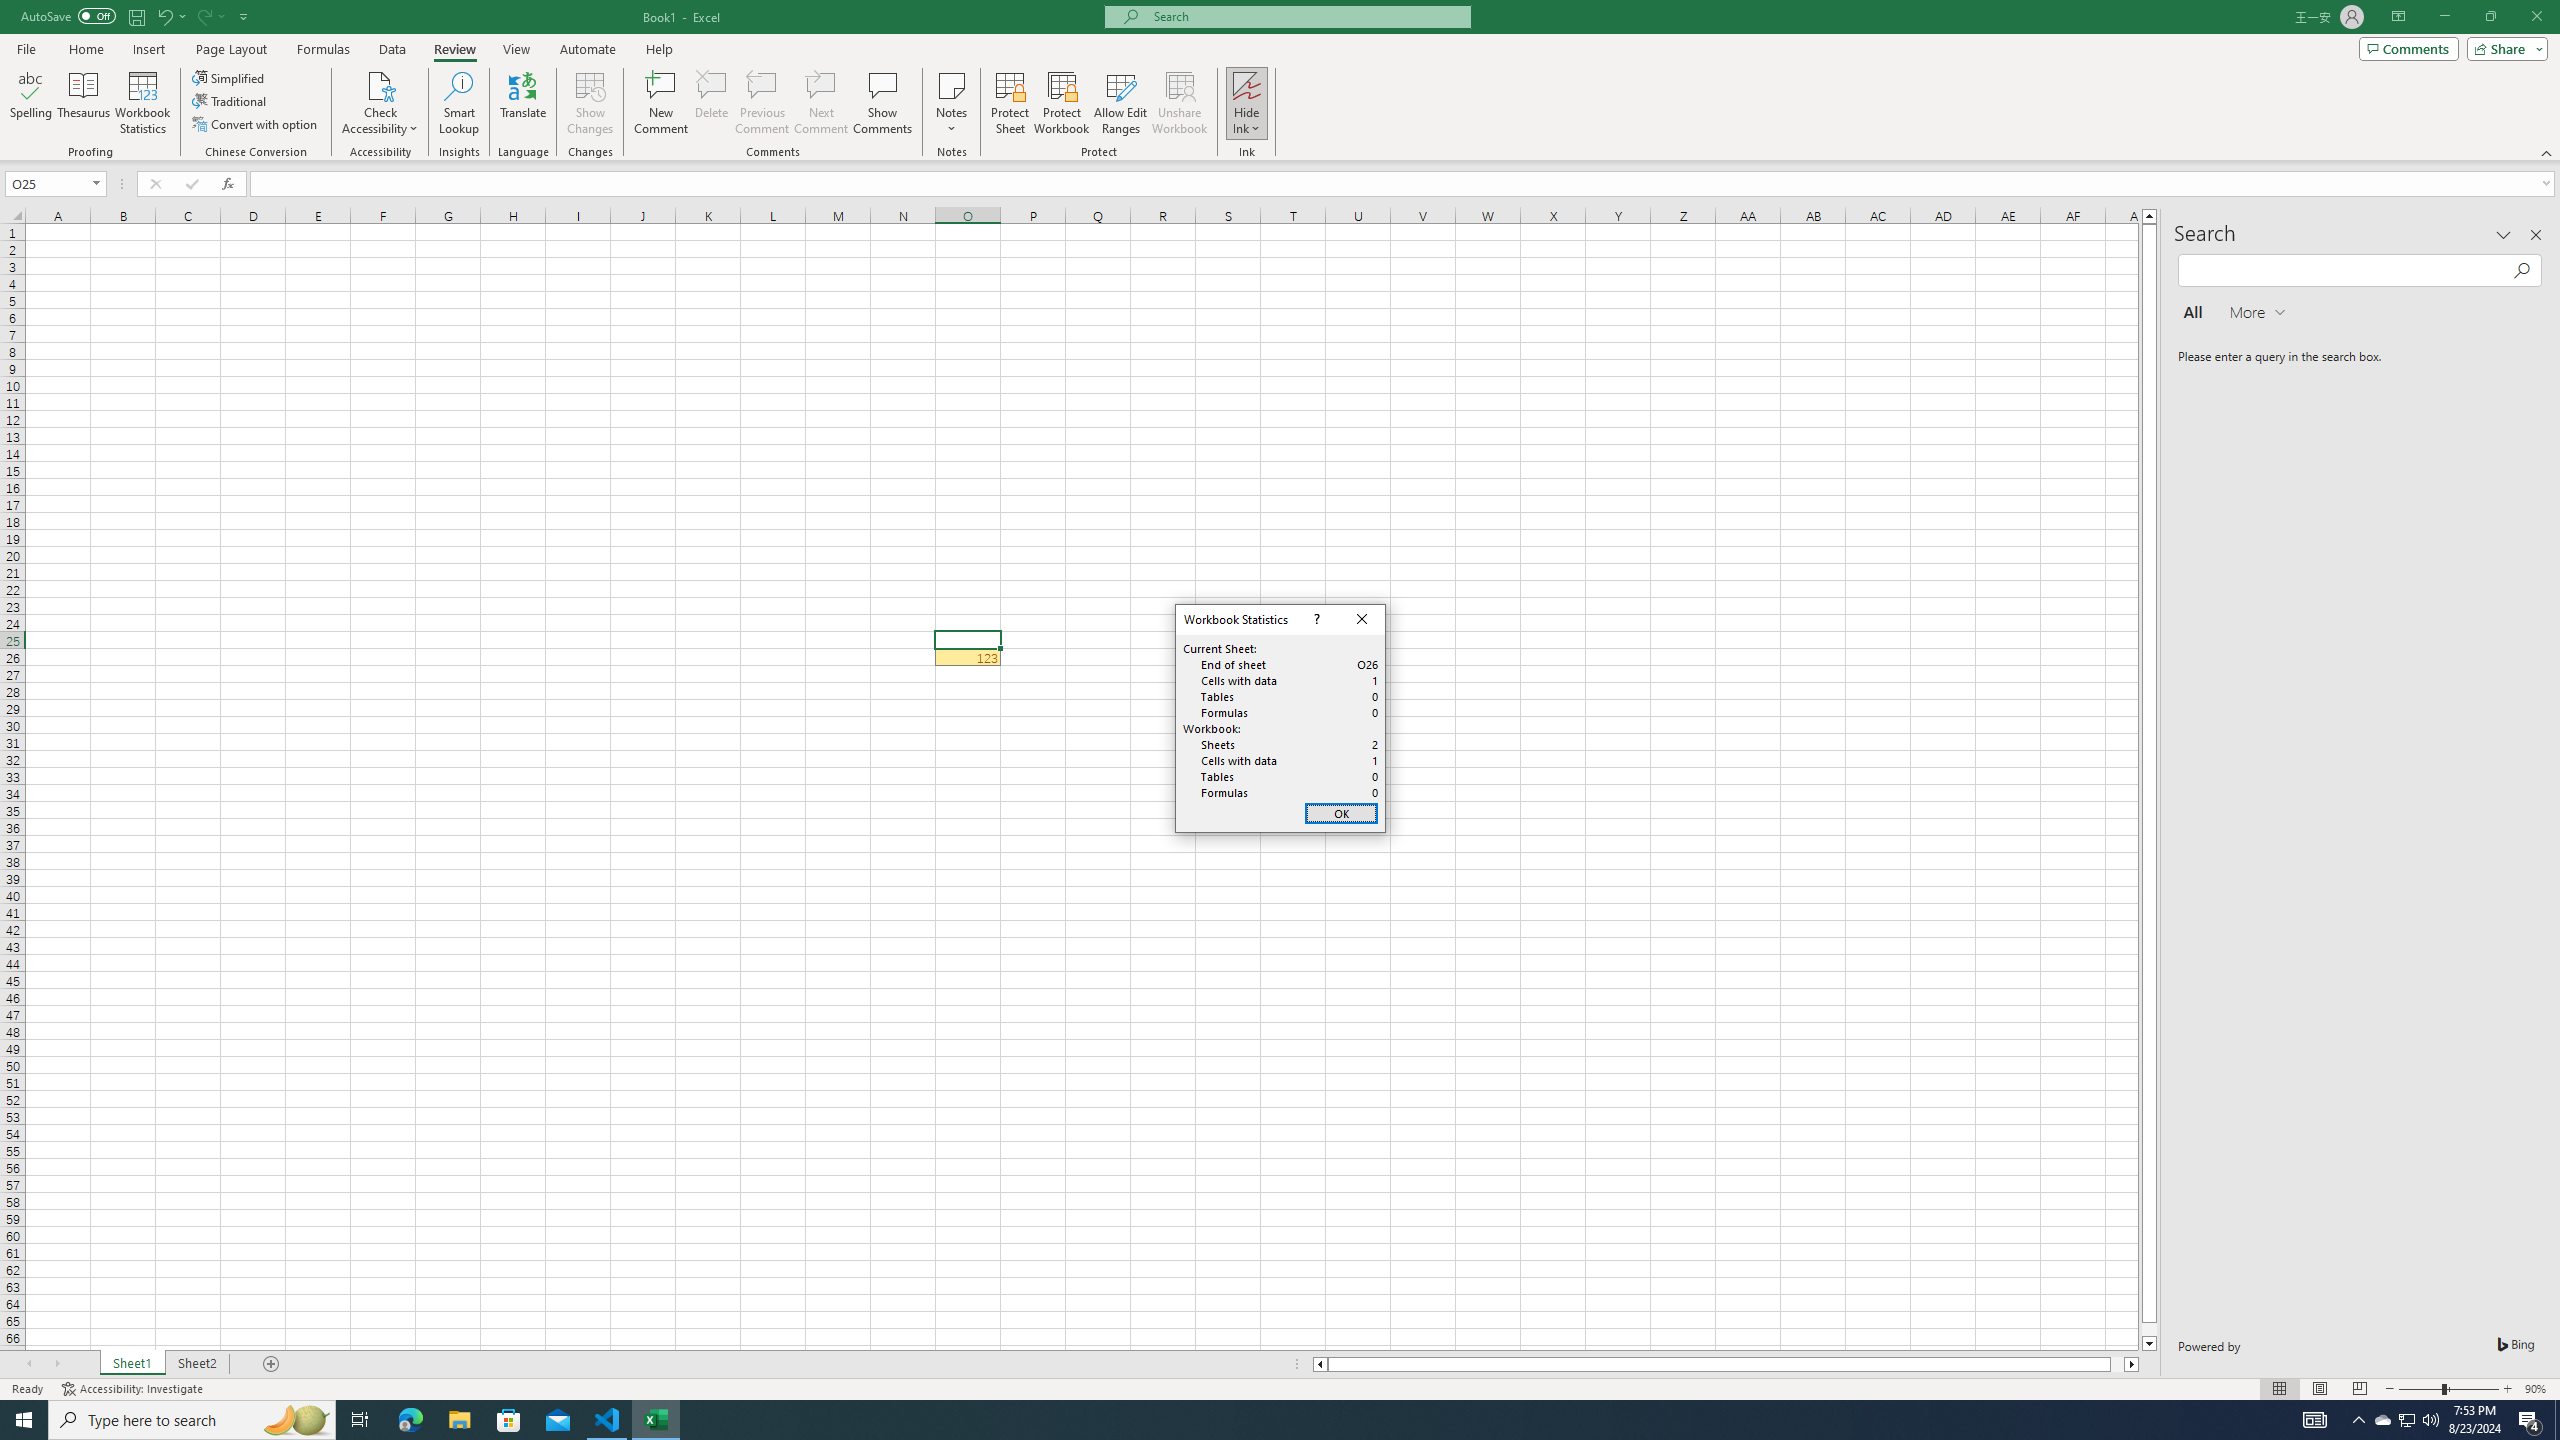  Describe the element at coordinates (196, 1363) in the screenshot. I see `'Sheet2'` at that location.